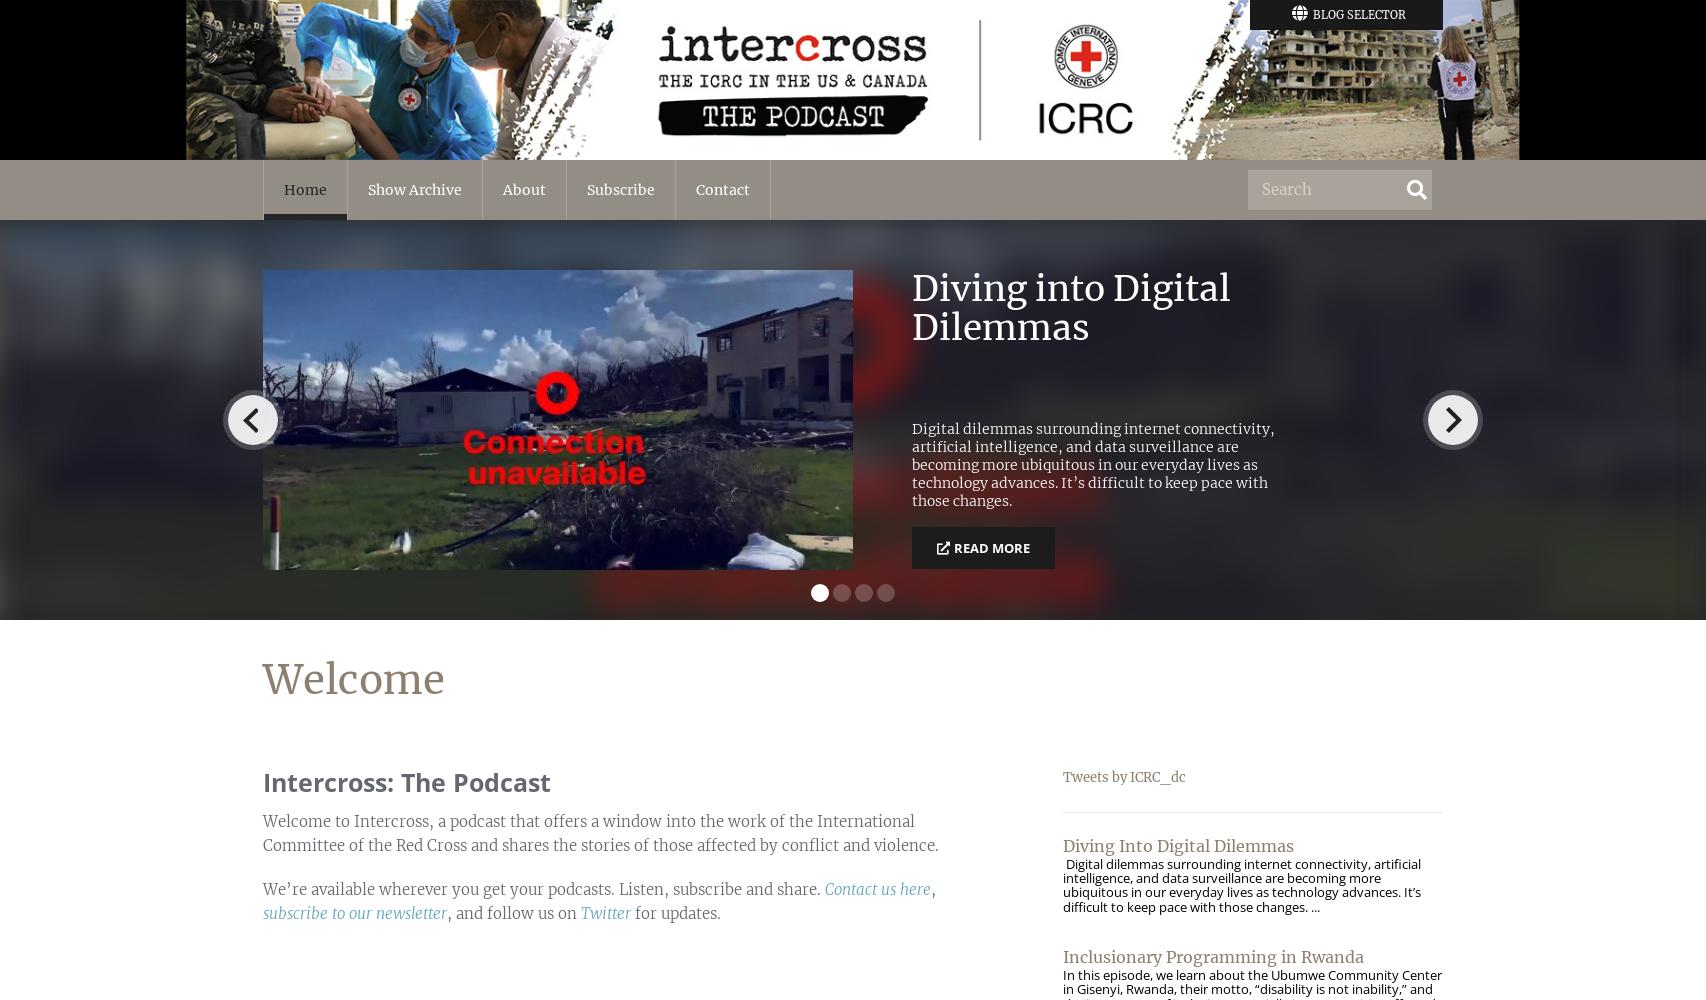 Image resolution: width=1706 pixels, height=1000 pixels. Describe the element at coordinates (1241, 884) in the screenshot. I see `'Digital dilemmas surrounding internet connectivity, artificial intelligence, and data surveillance are becoming more ubiquitous in our everyday lives as technology advances. It’s difficult to keep pace with those changes. ...'` at that location.